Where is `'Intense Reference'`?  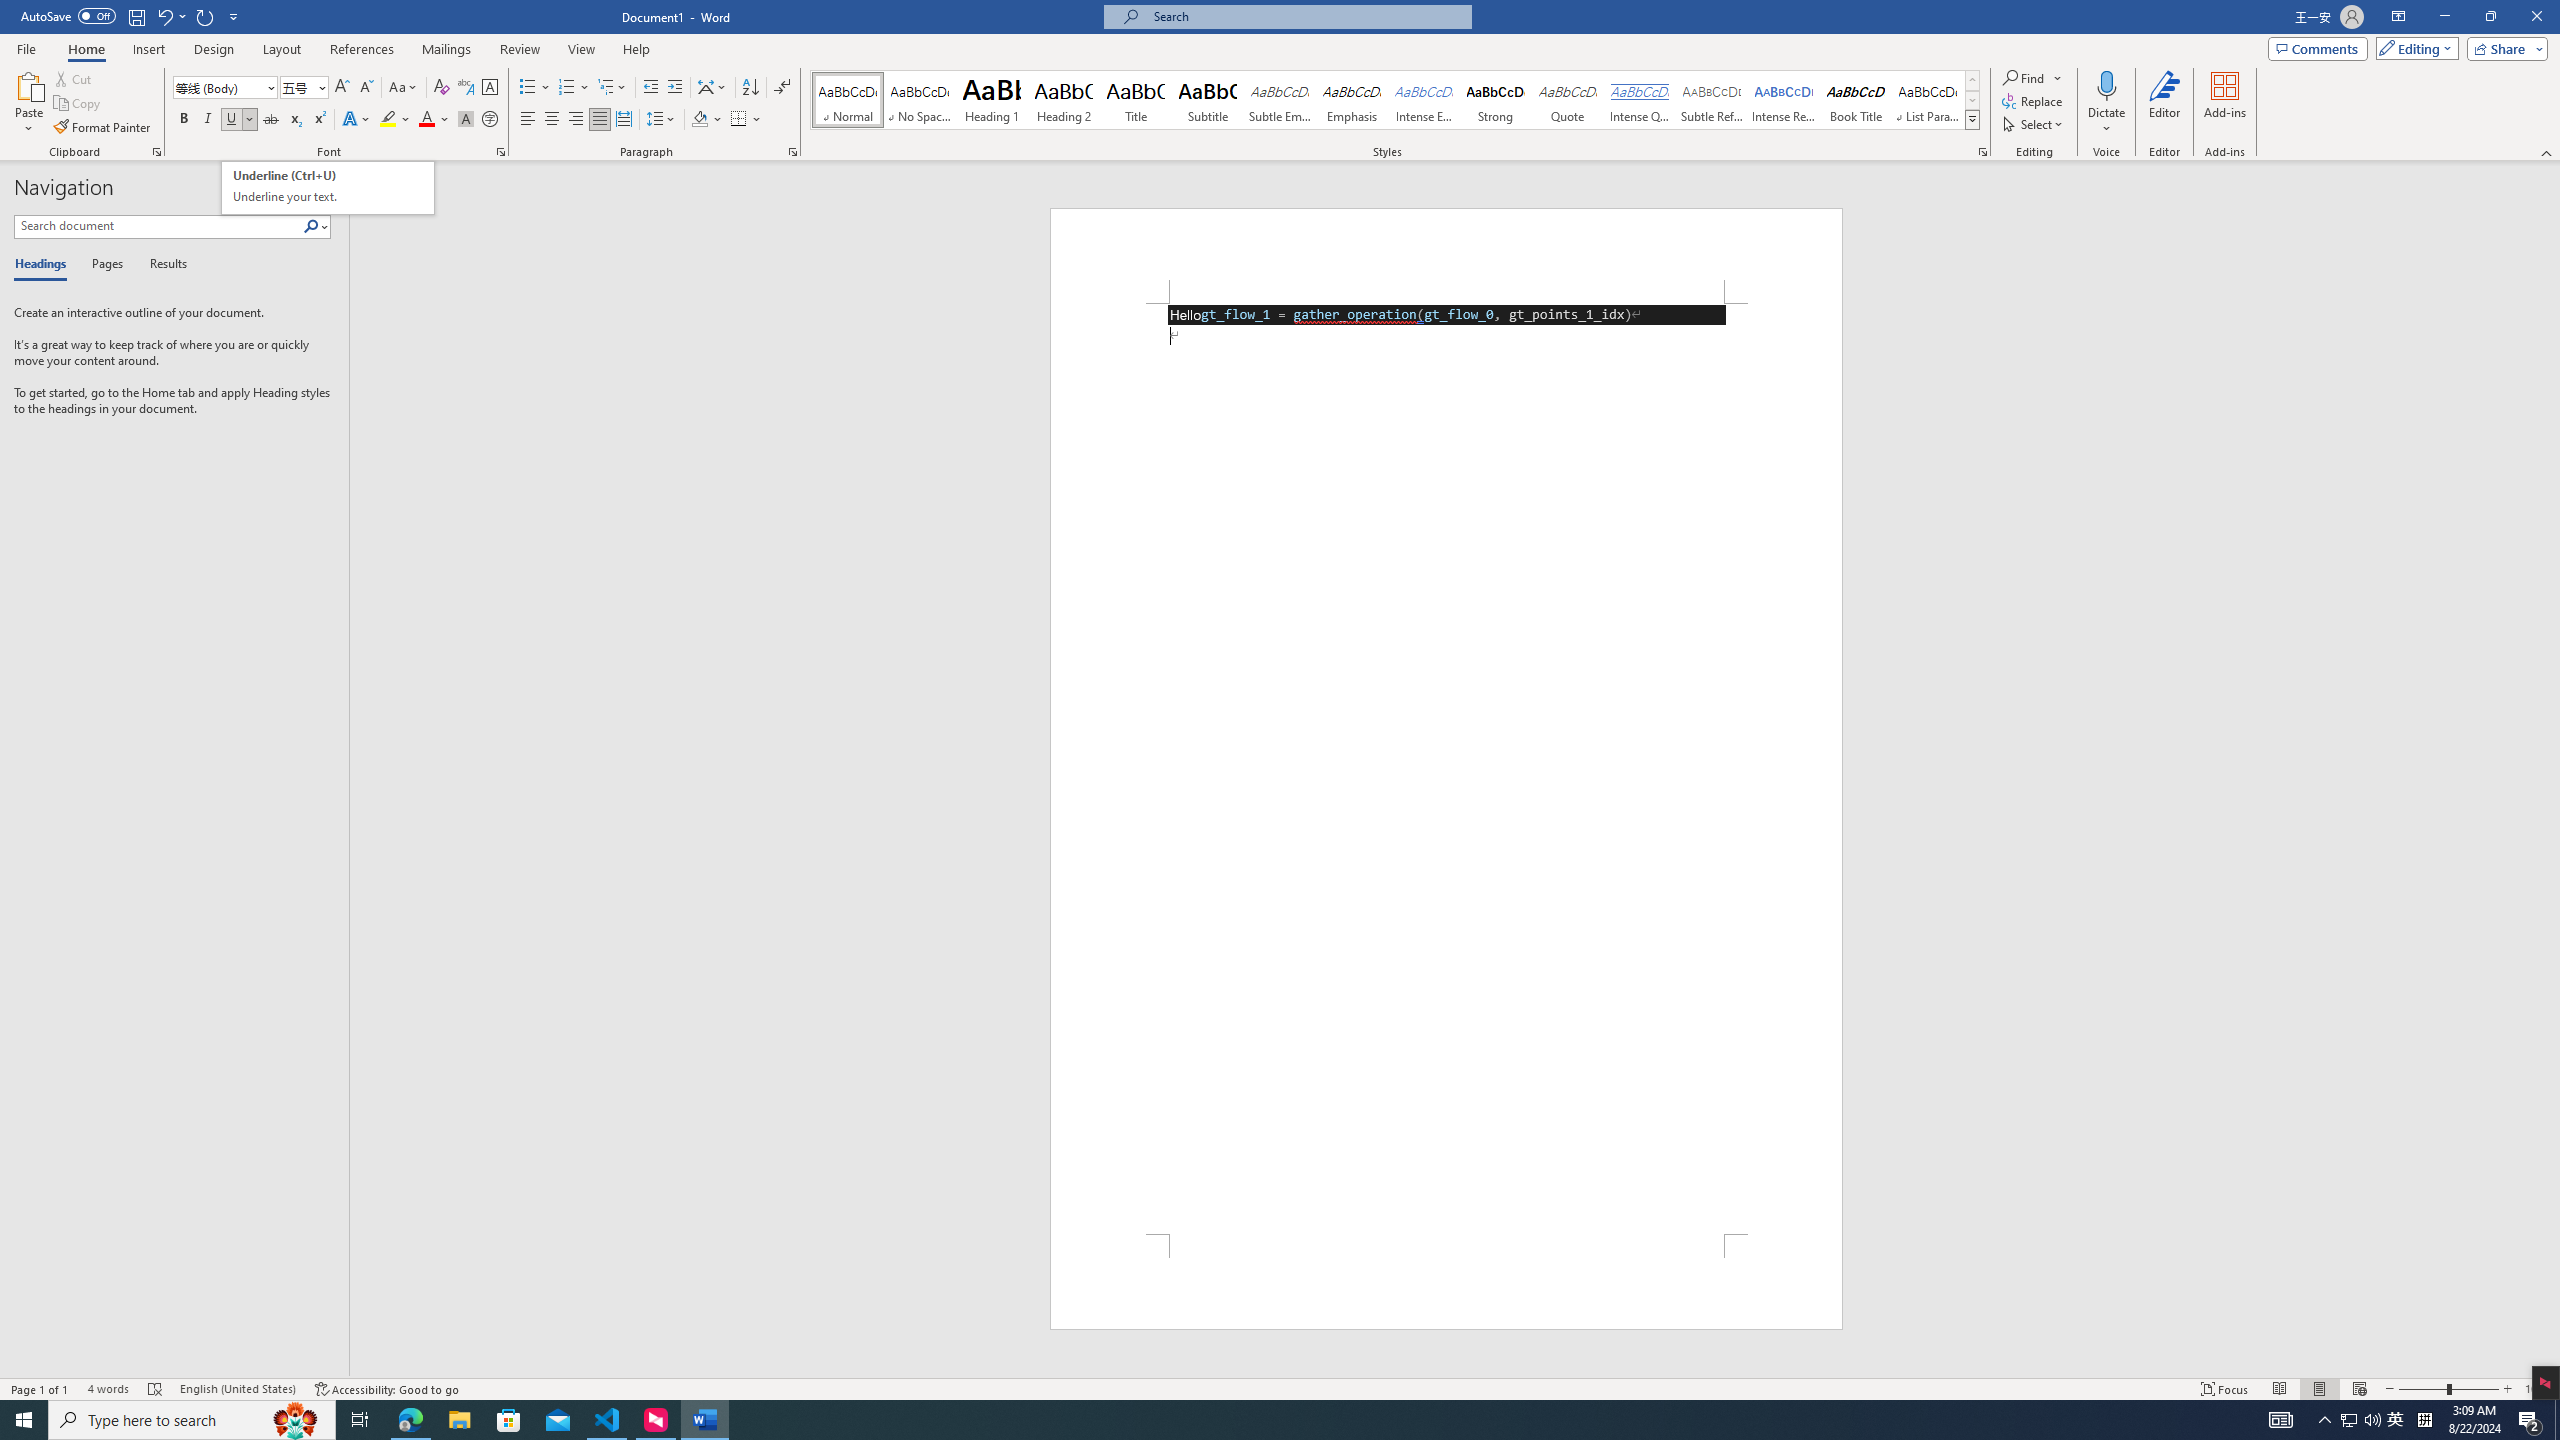
'Intense Reference' is located at coordinates (1784, 99).